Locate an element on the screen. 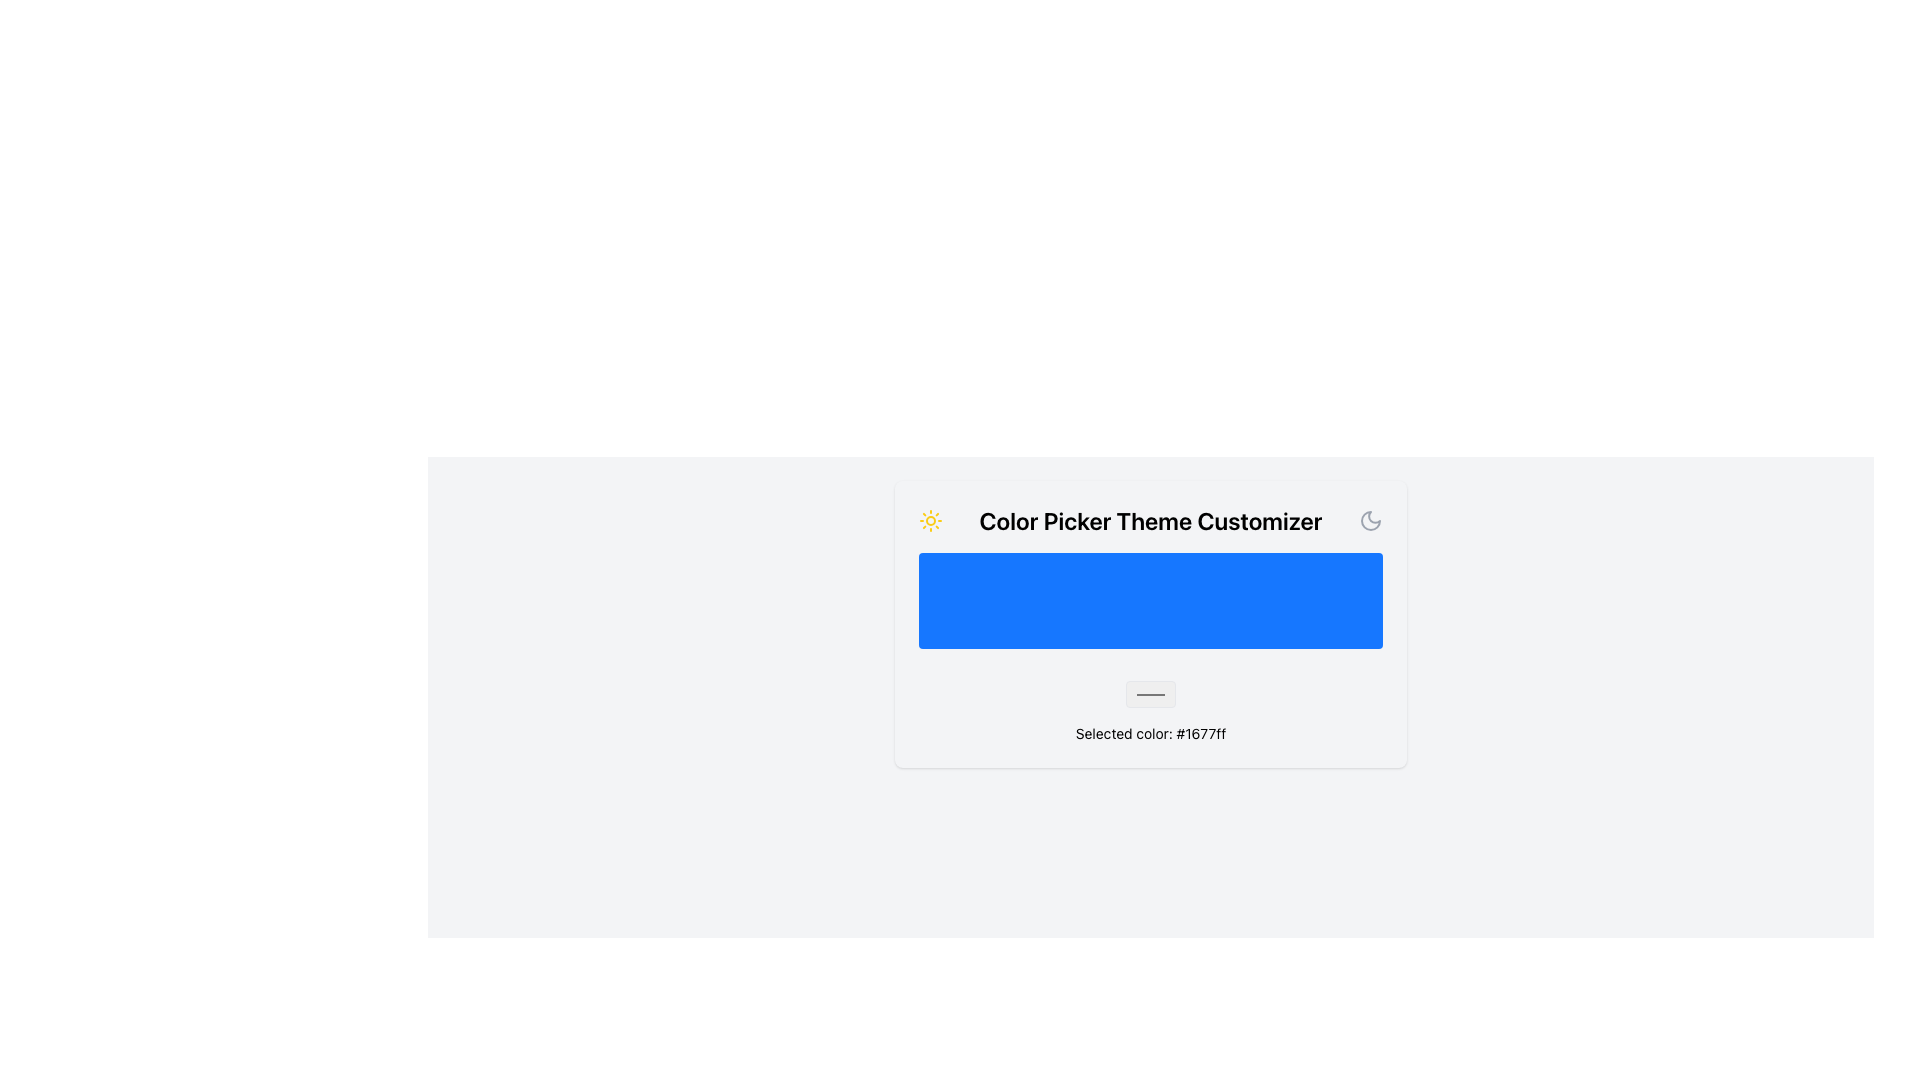 This screenshot has height=1080, width=1920. the prominently colored blue section of the Color Picker Widget is located at coordinates (1151, 623).